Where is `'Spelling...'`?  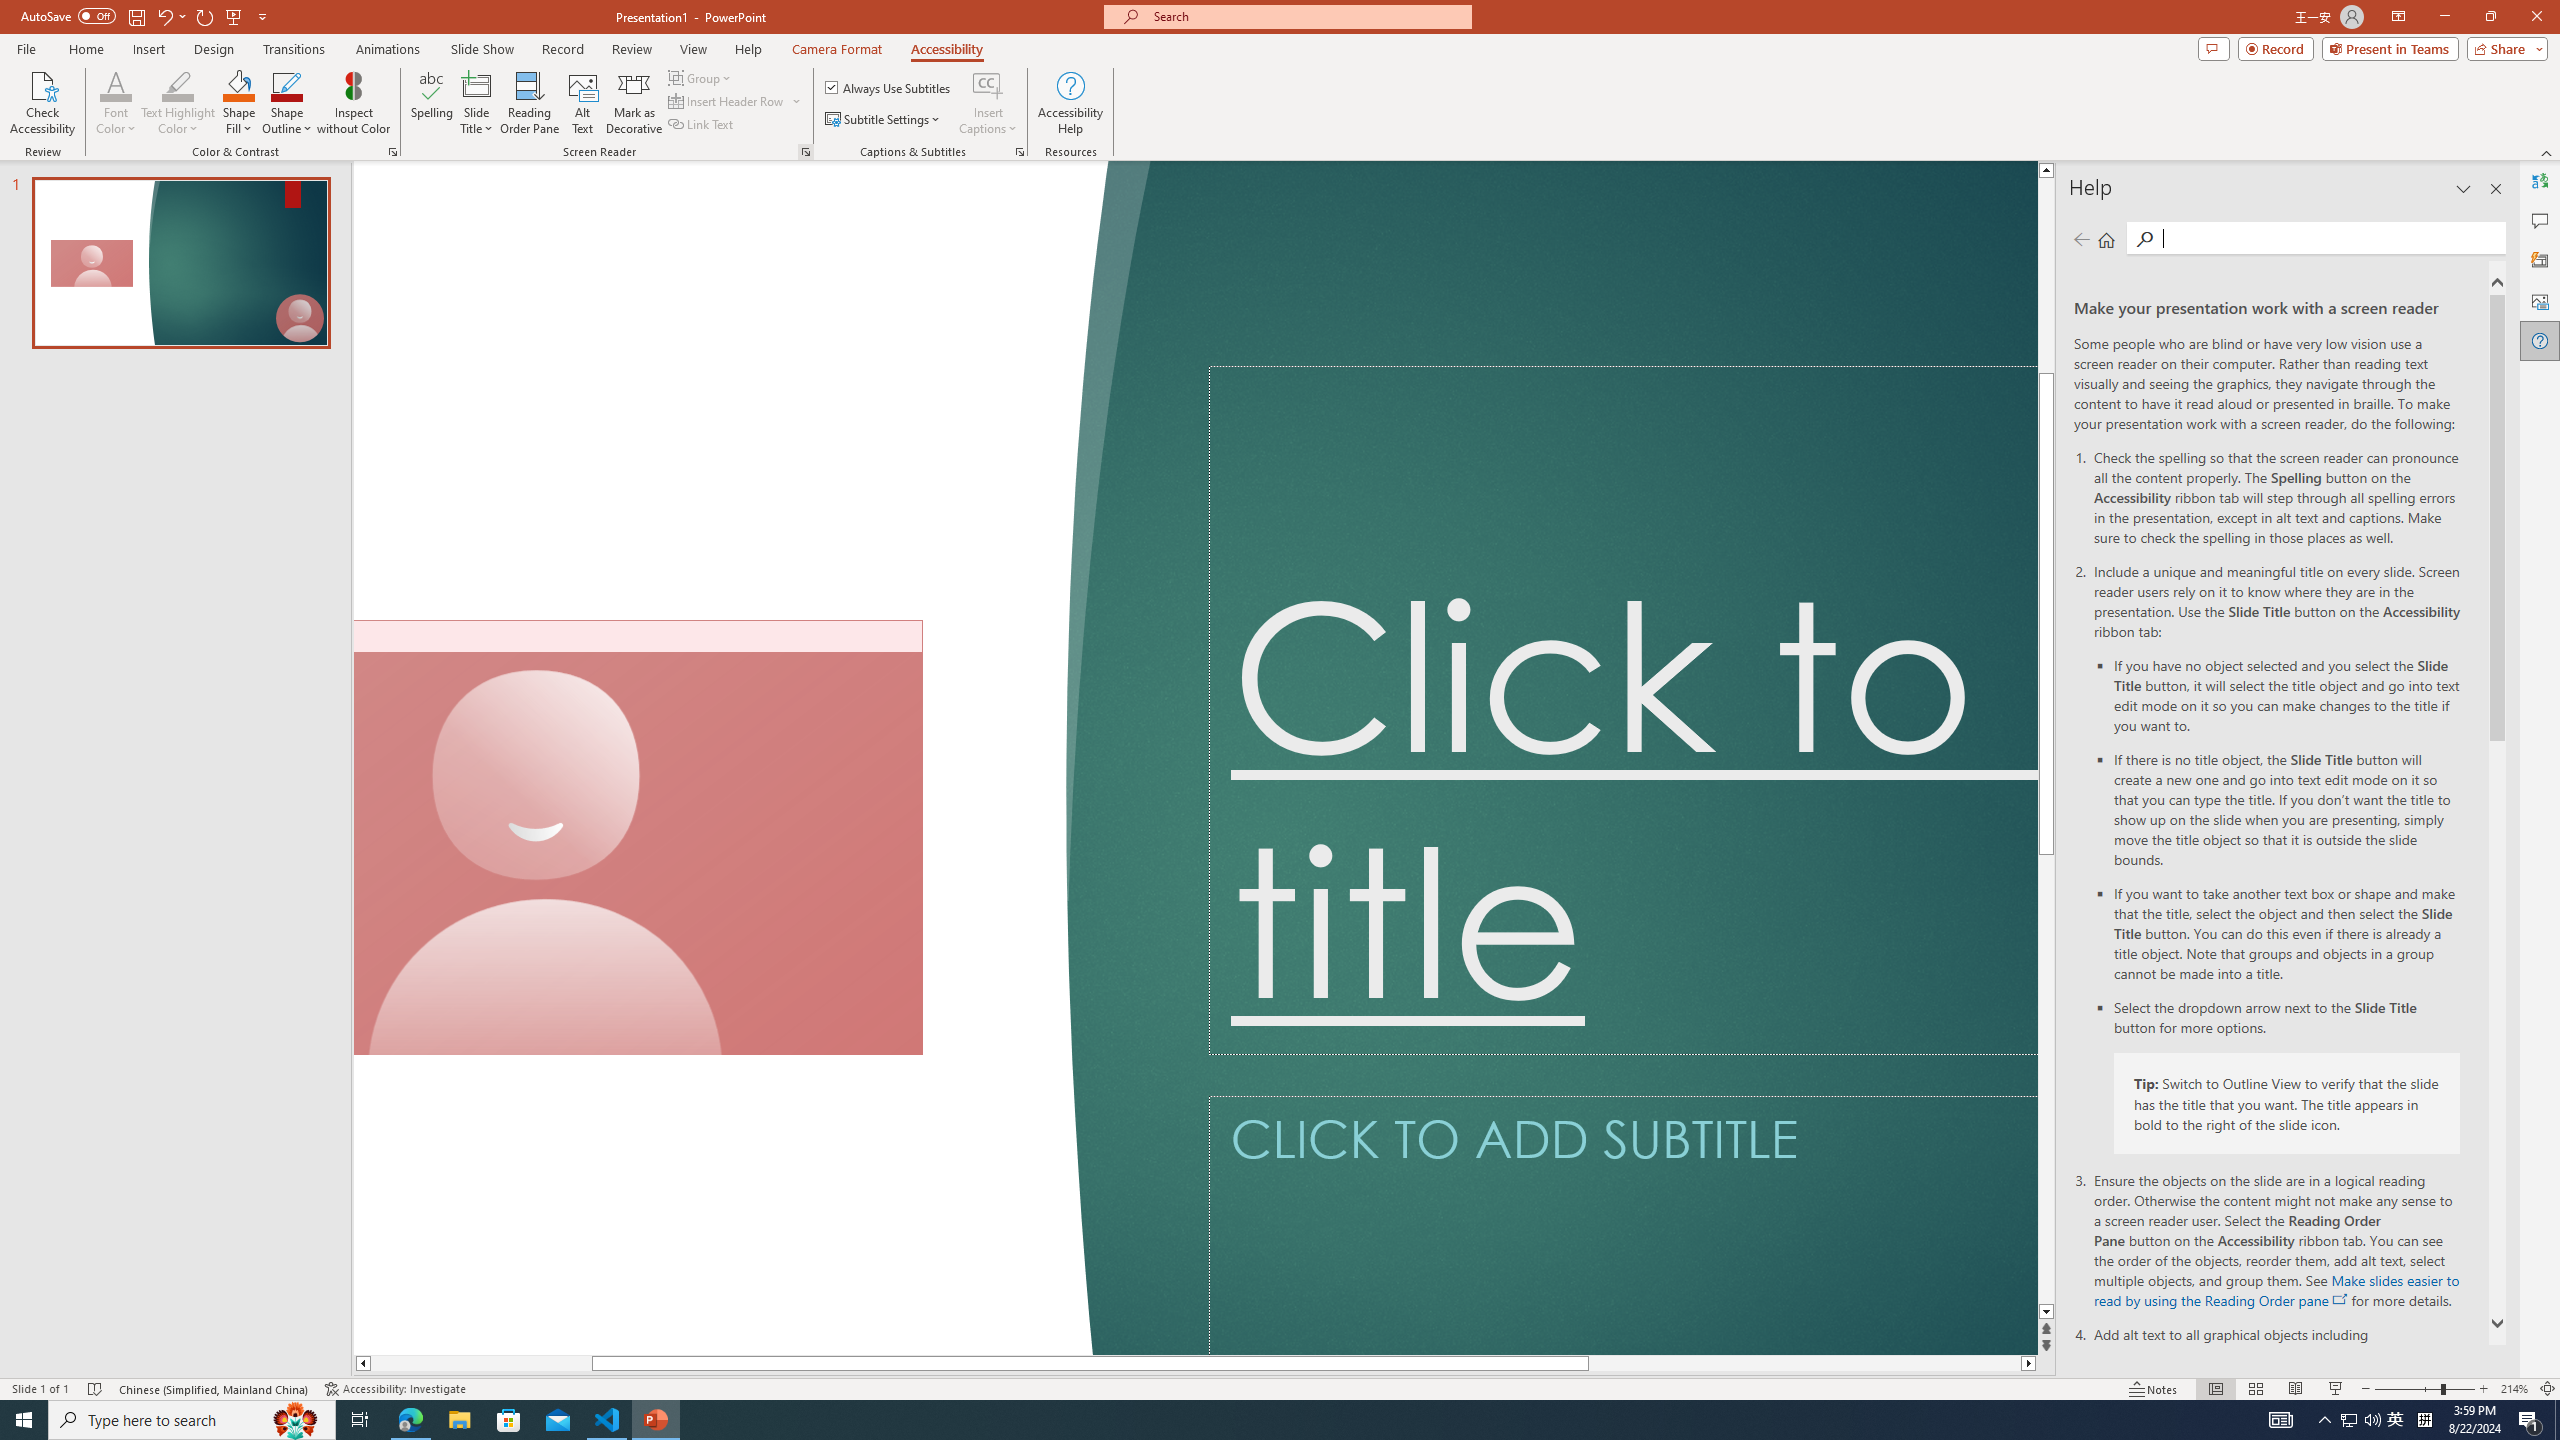 'Spelling...' is located at coordinates (432, 103).